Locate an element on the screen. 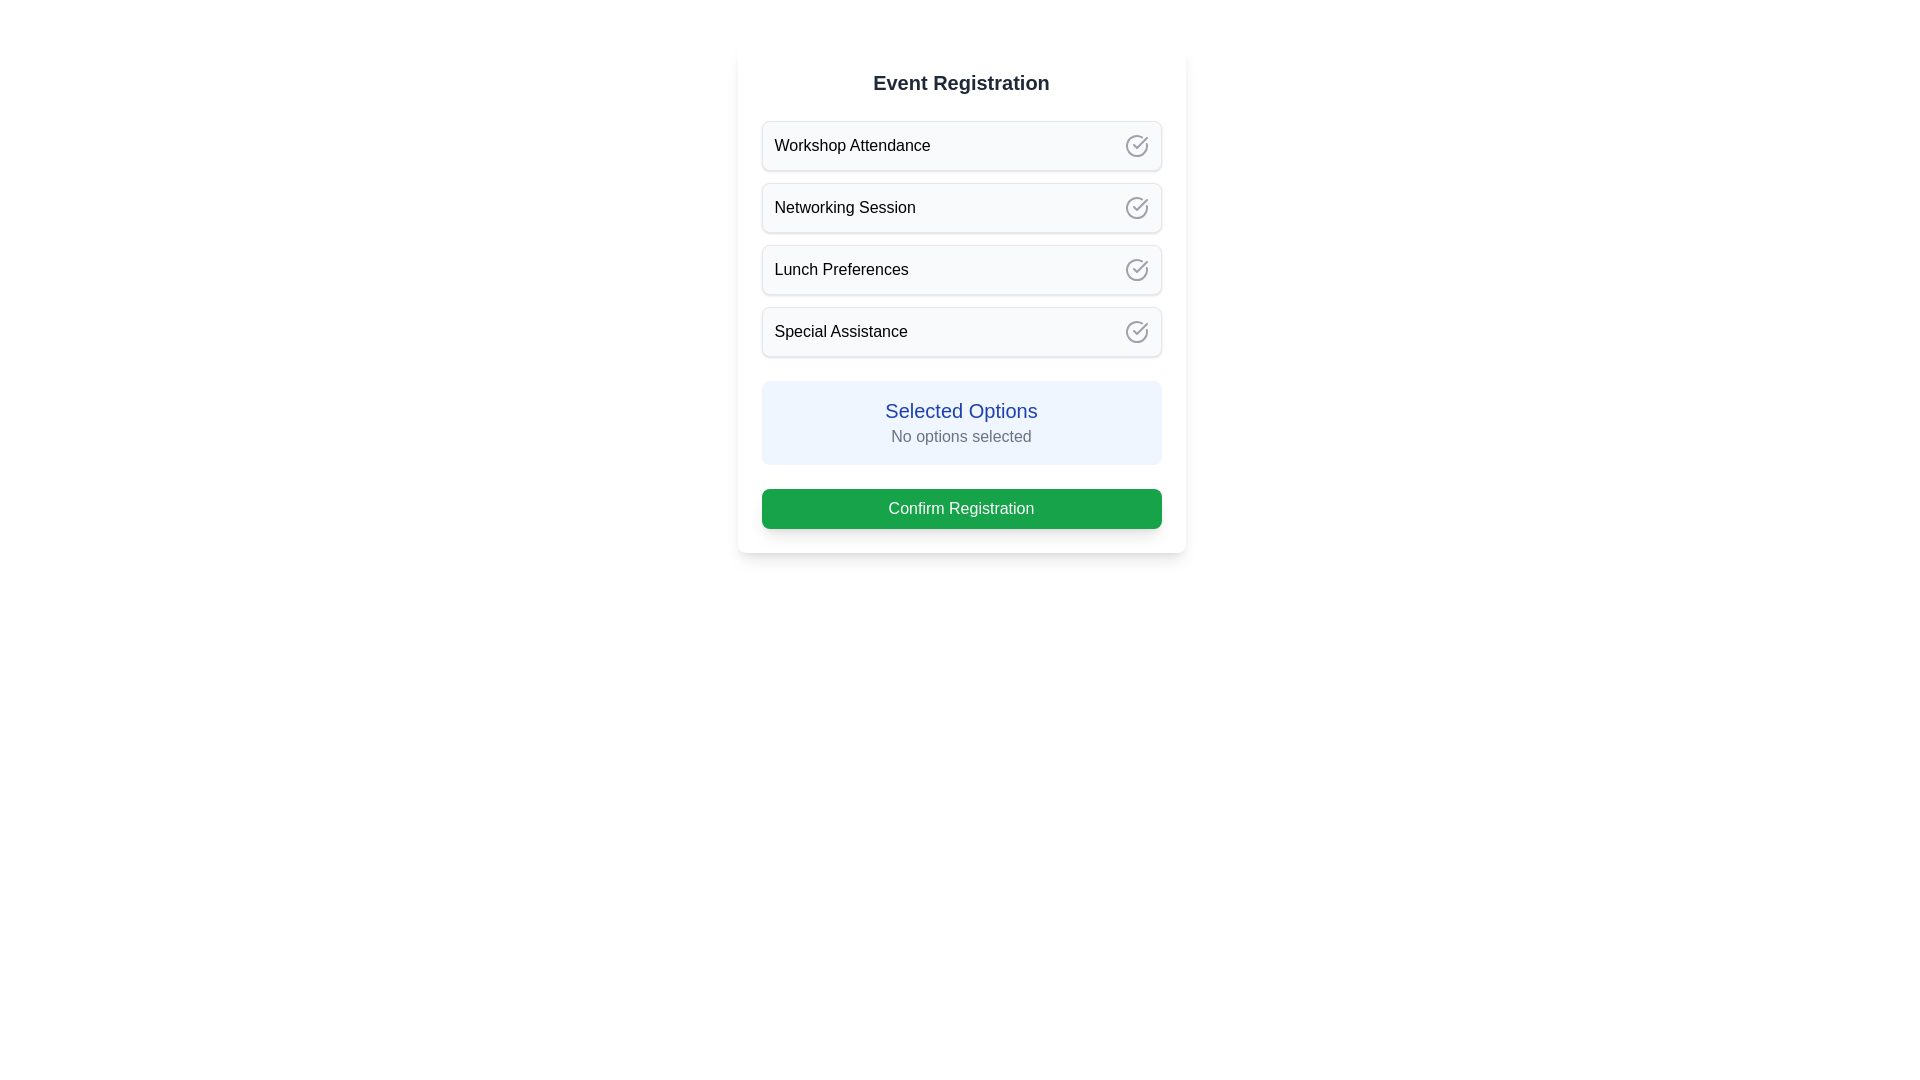 This screenshot has width=1920, height=1080. the 'Special Assistance' list item, the last option in a vertically stacked list is located at coordinates (961, 330).